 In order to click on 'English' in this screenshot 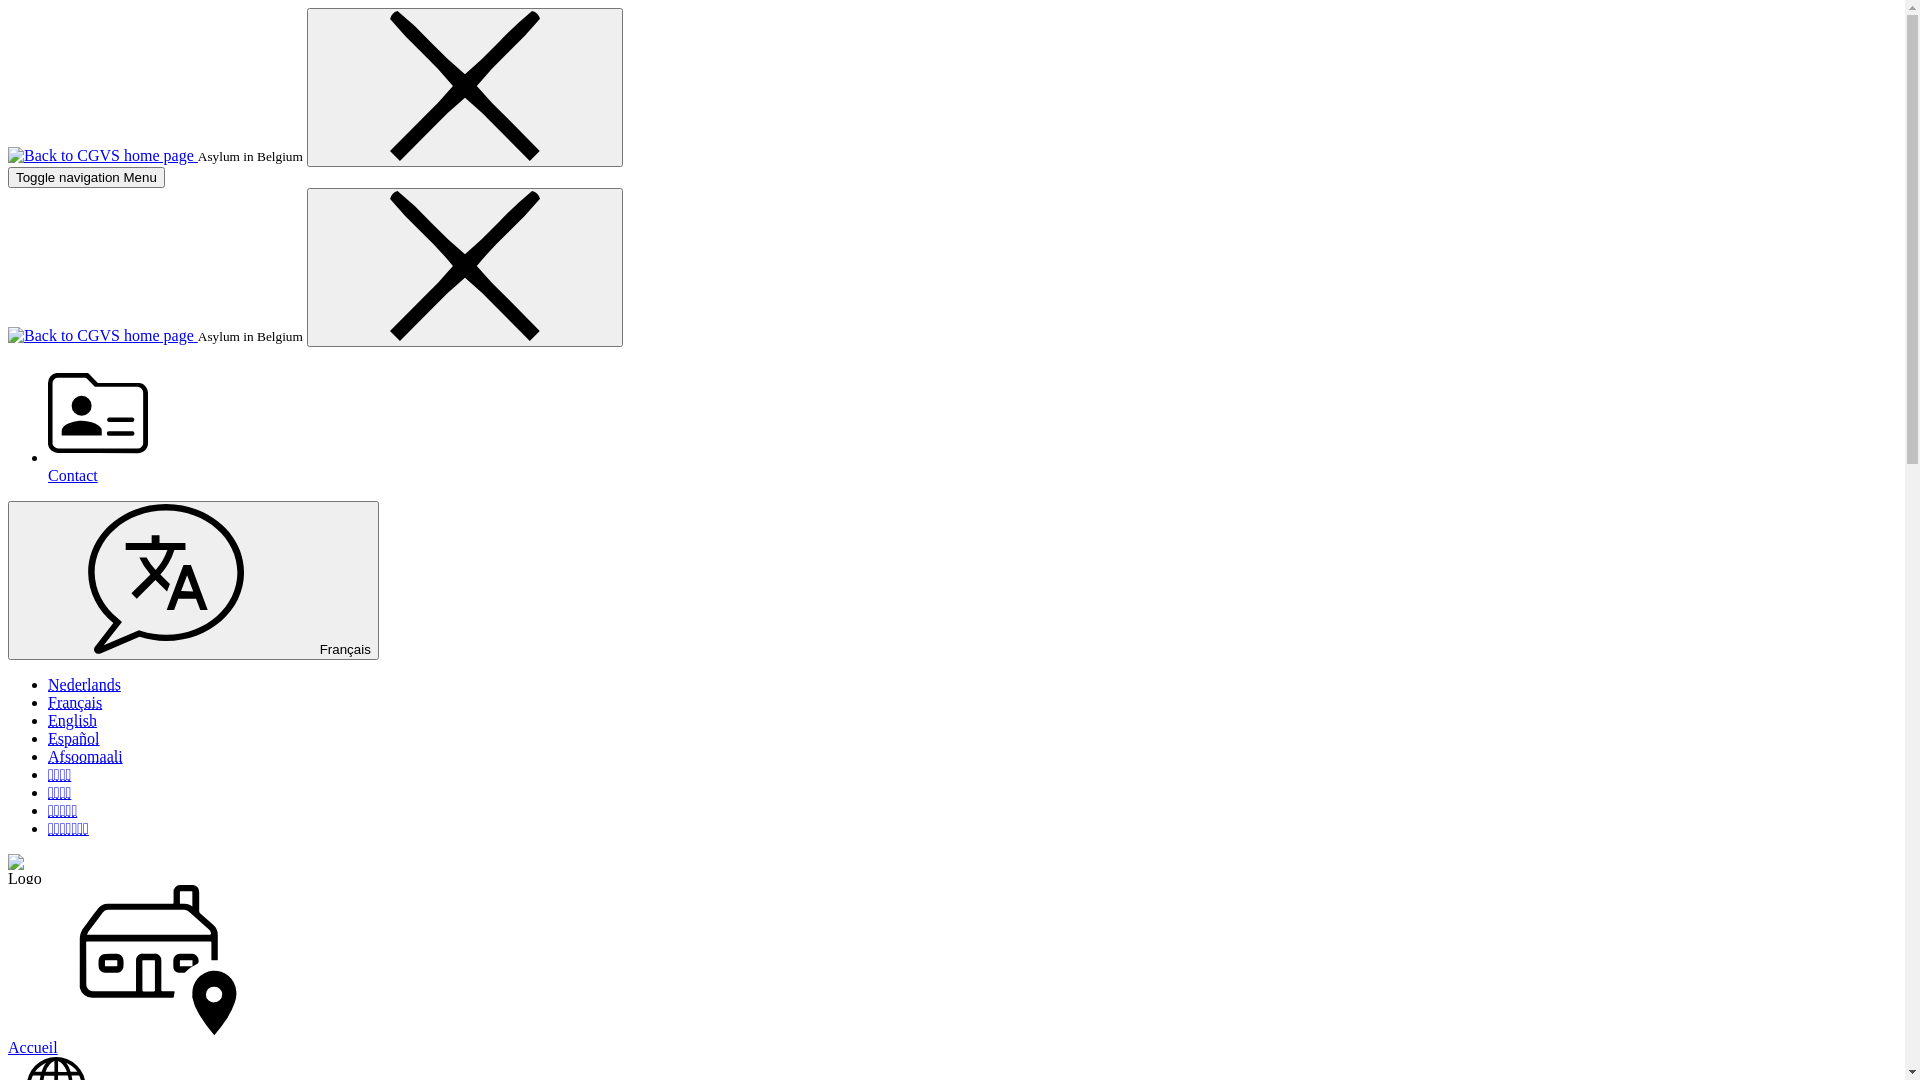, I will do `click(72, 720)`.